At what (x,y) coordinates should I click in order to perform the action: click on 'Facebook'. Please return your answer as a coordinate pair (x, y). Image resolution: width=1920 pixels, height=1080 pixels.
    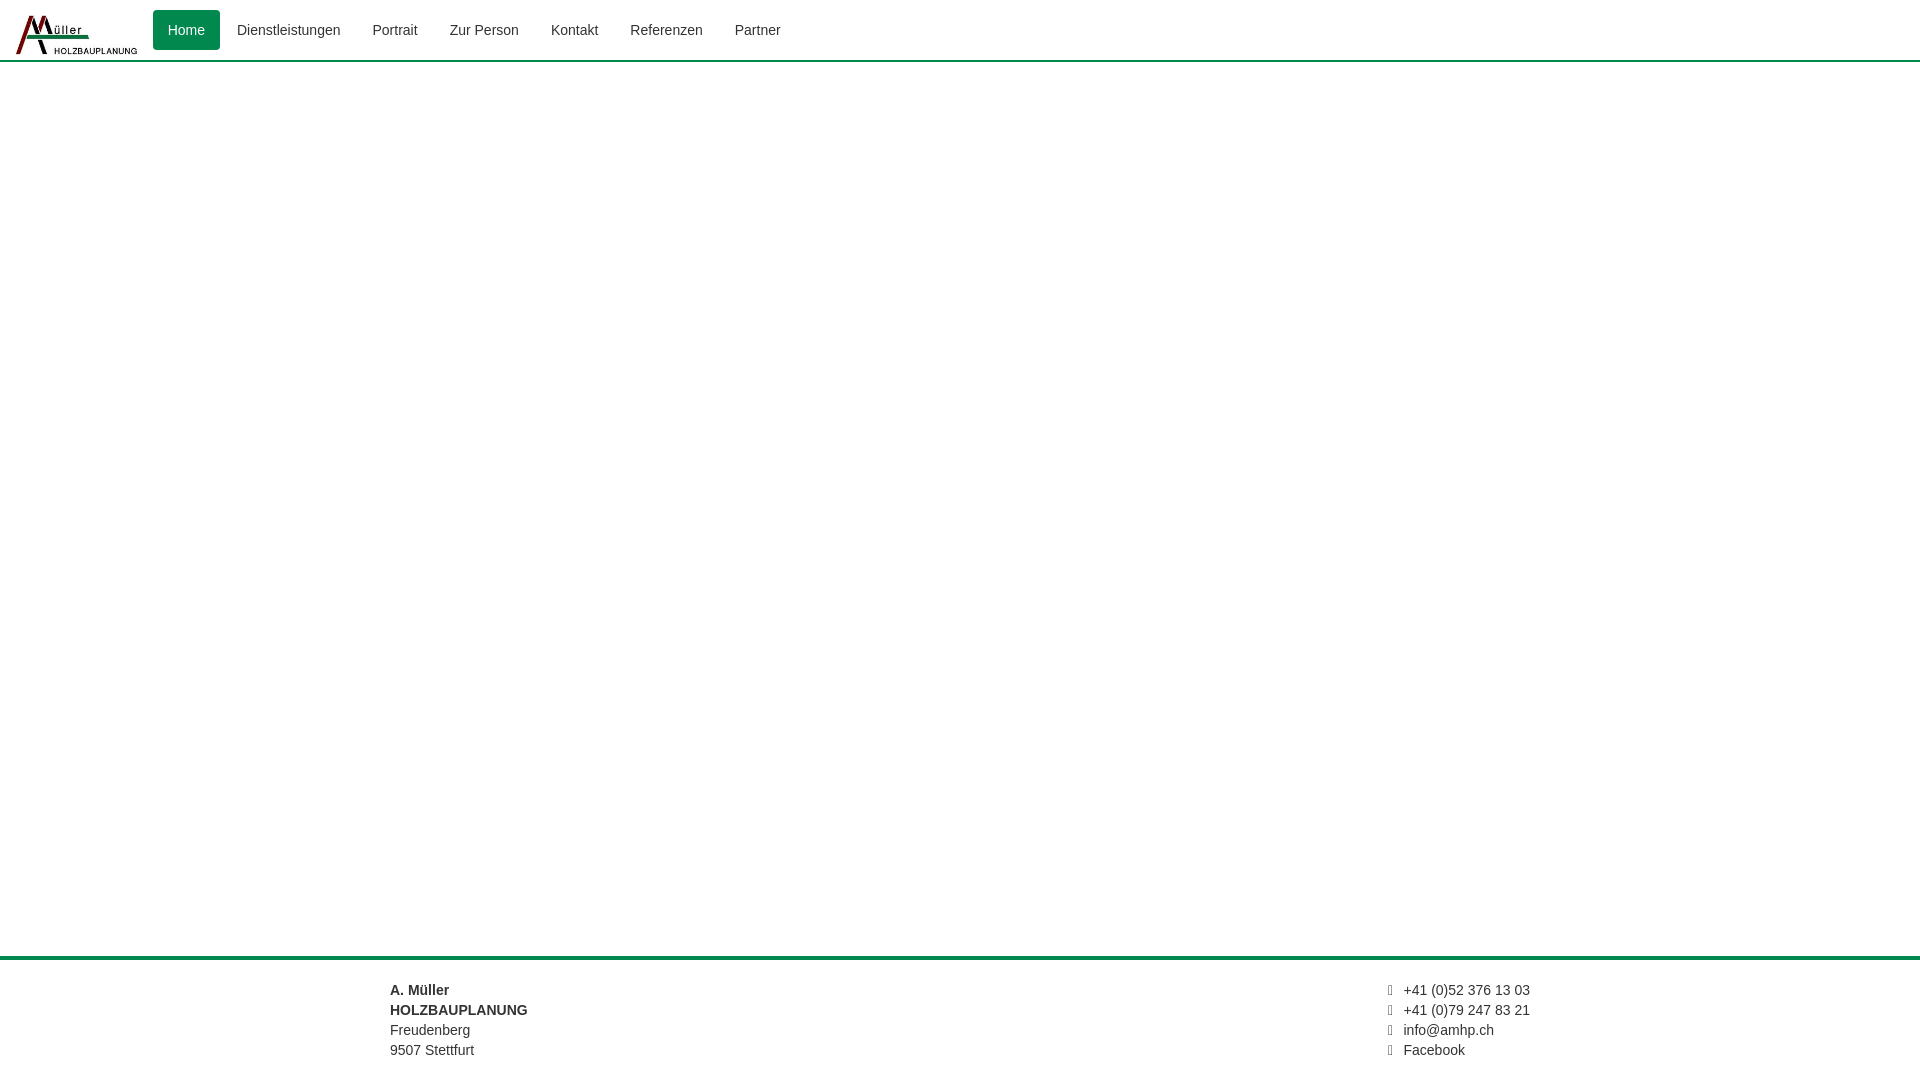
    Looking at the image, I should click on (1433, 1048).